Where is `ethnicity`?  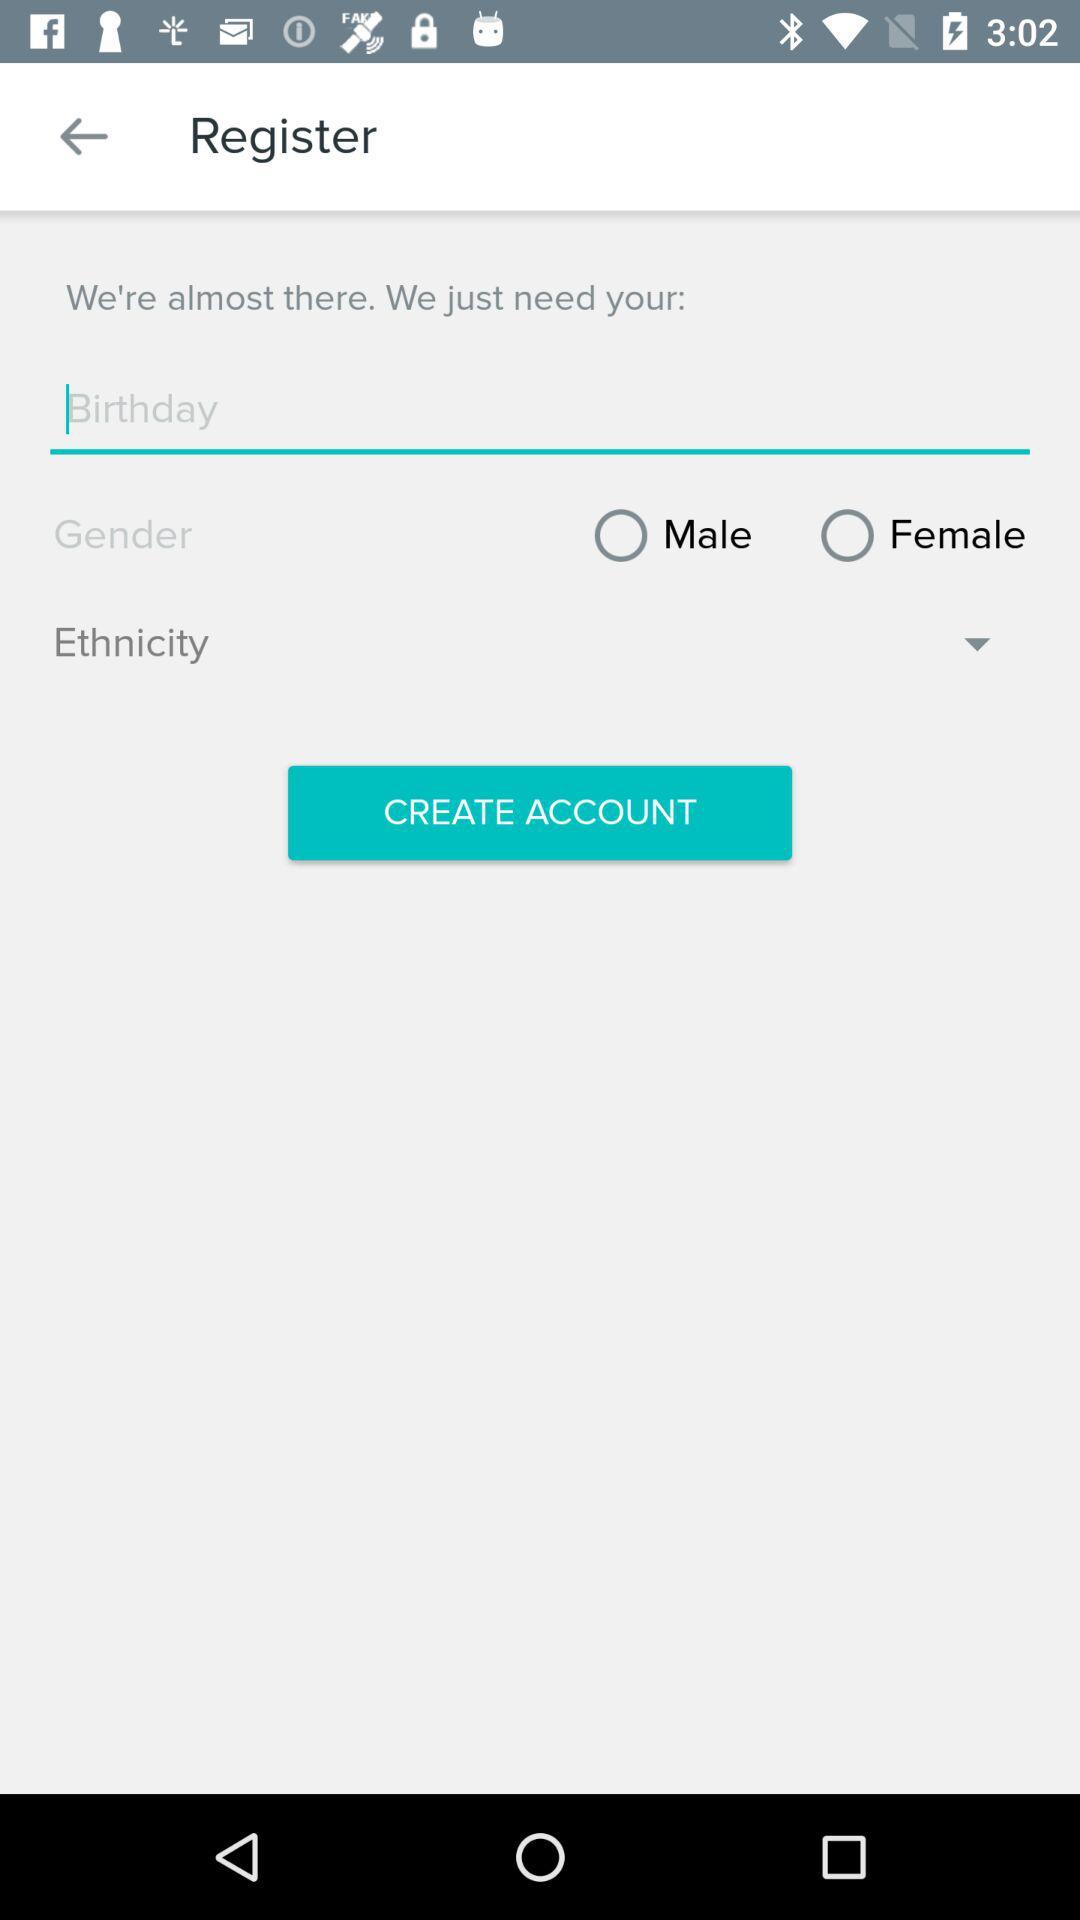 ethnicity is located at coordinates (525, 653).